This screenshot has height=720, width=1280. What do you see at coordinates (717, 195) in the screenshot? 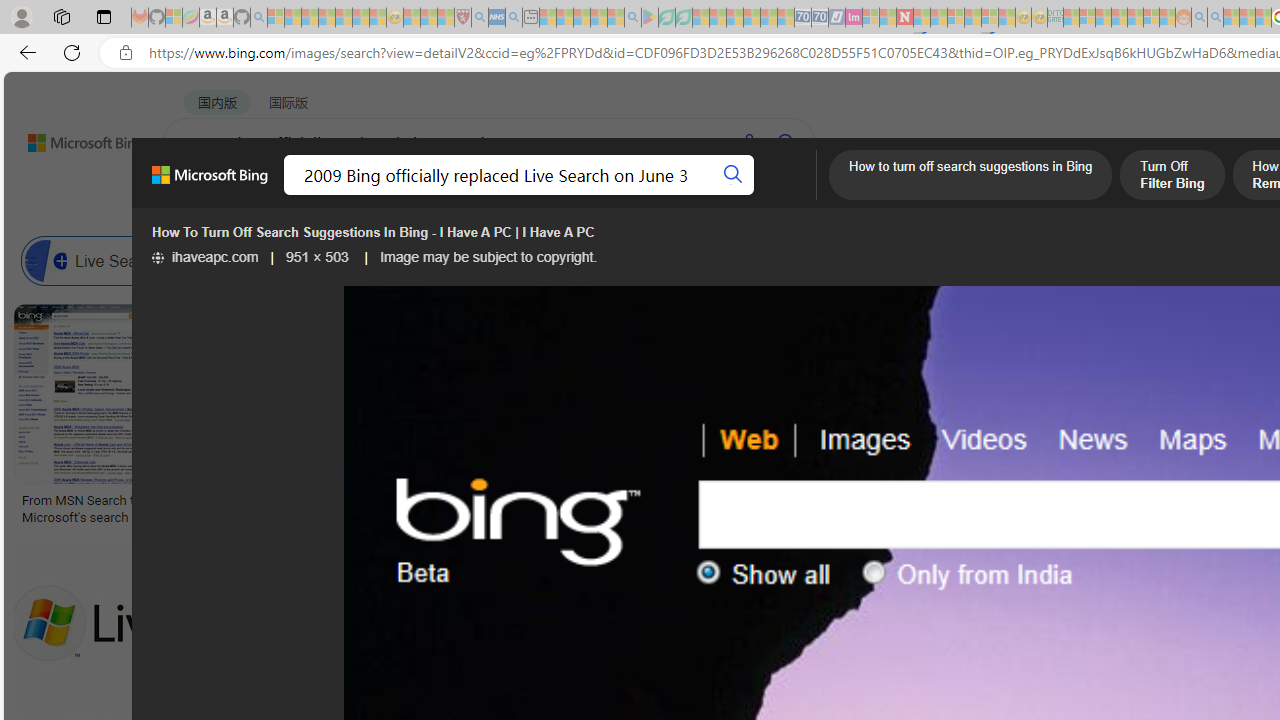
I see `'DICT'` at bounding box center [717, 195].